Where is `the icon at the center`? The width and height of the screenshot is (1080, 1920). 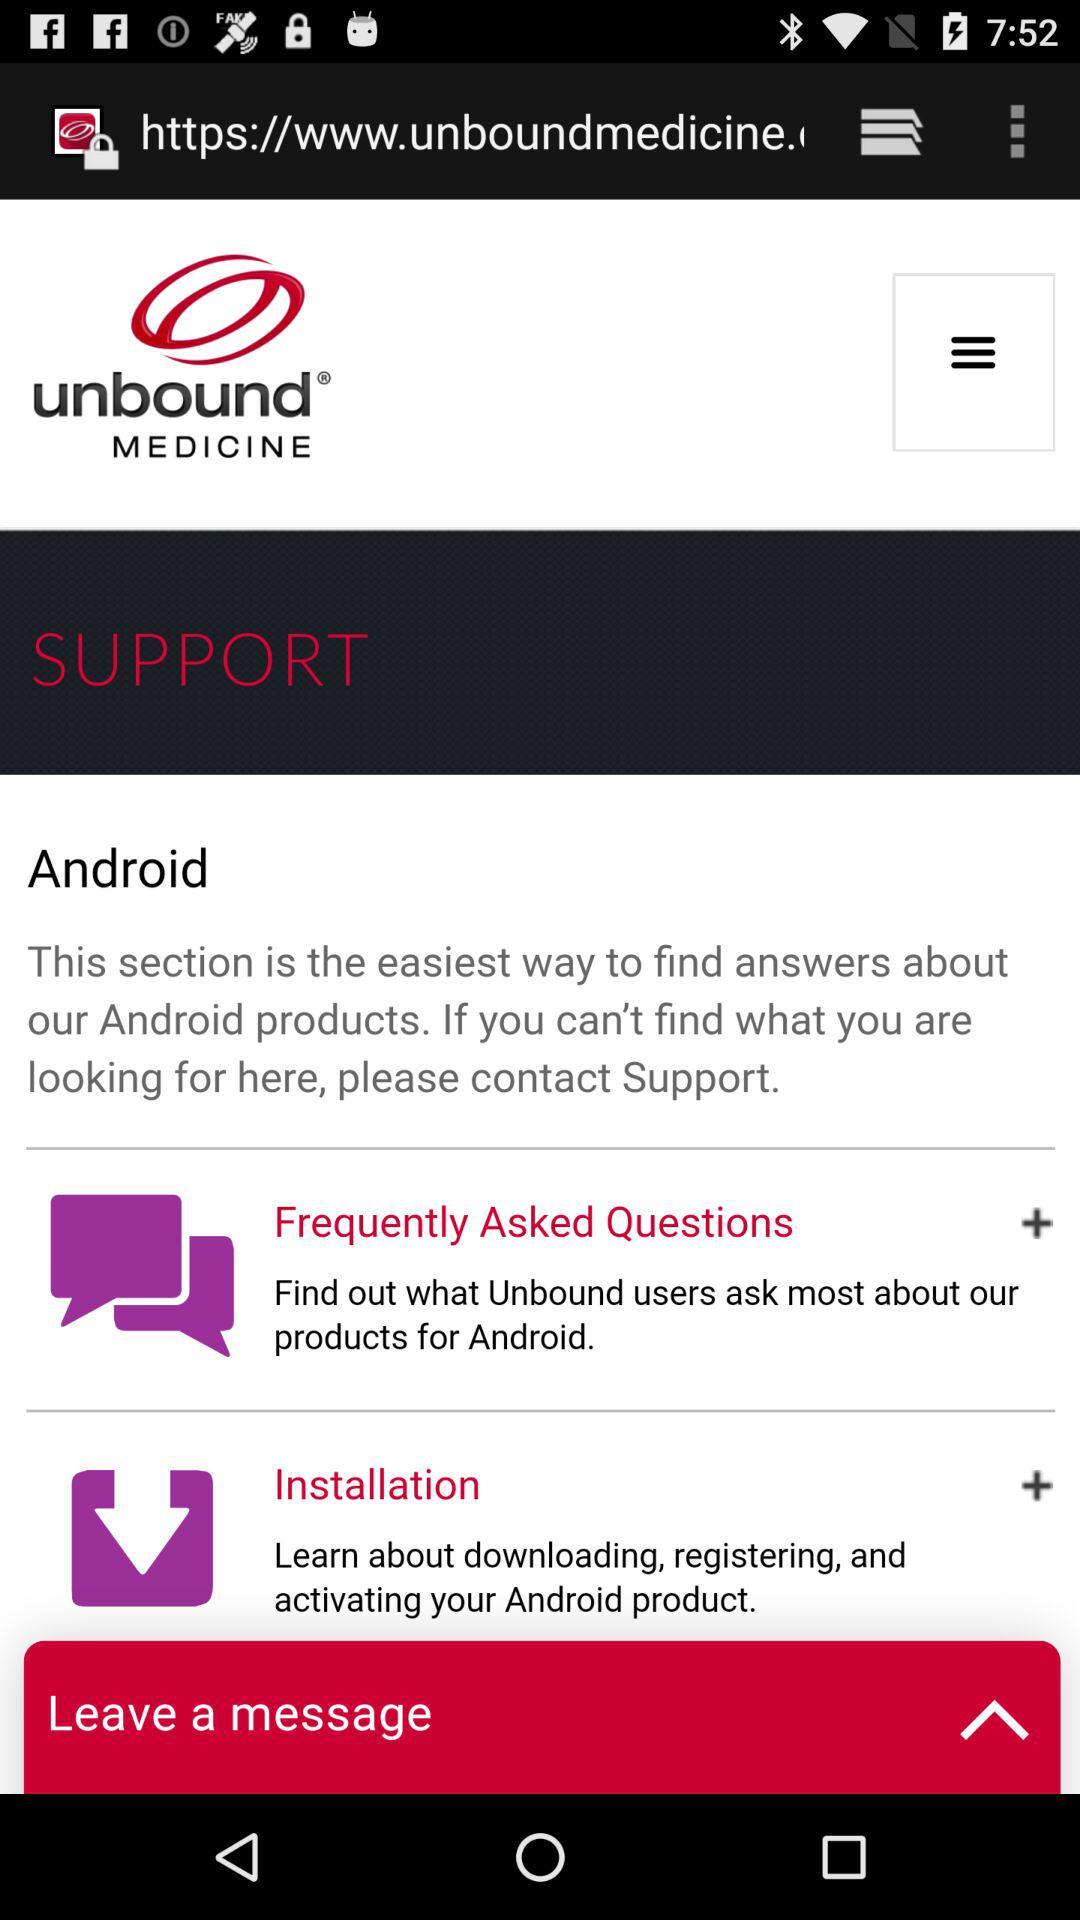 the icon at the center is located at coordinates (540, 996).